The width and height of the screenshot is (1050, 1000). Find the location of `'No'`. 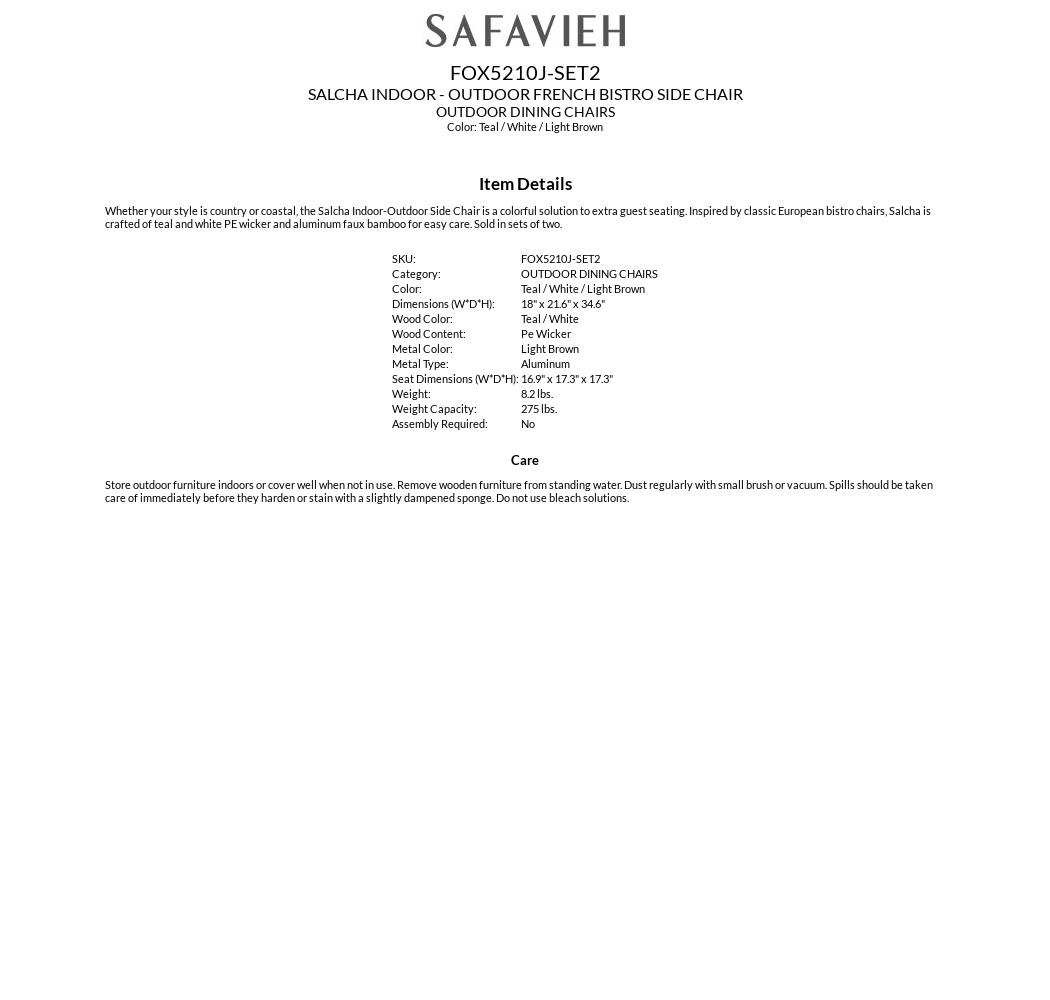

'No' is located at coordinates (528, 423).